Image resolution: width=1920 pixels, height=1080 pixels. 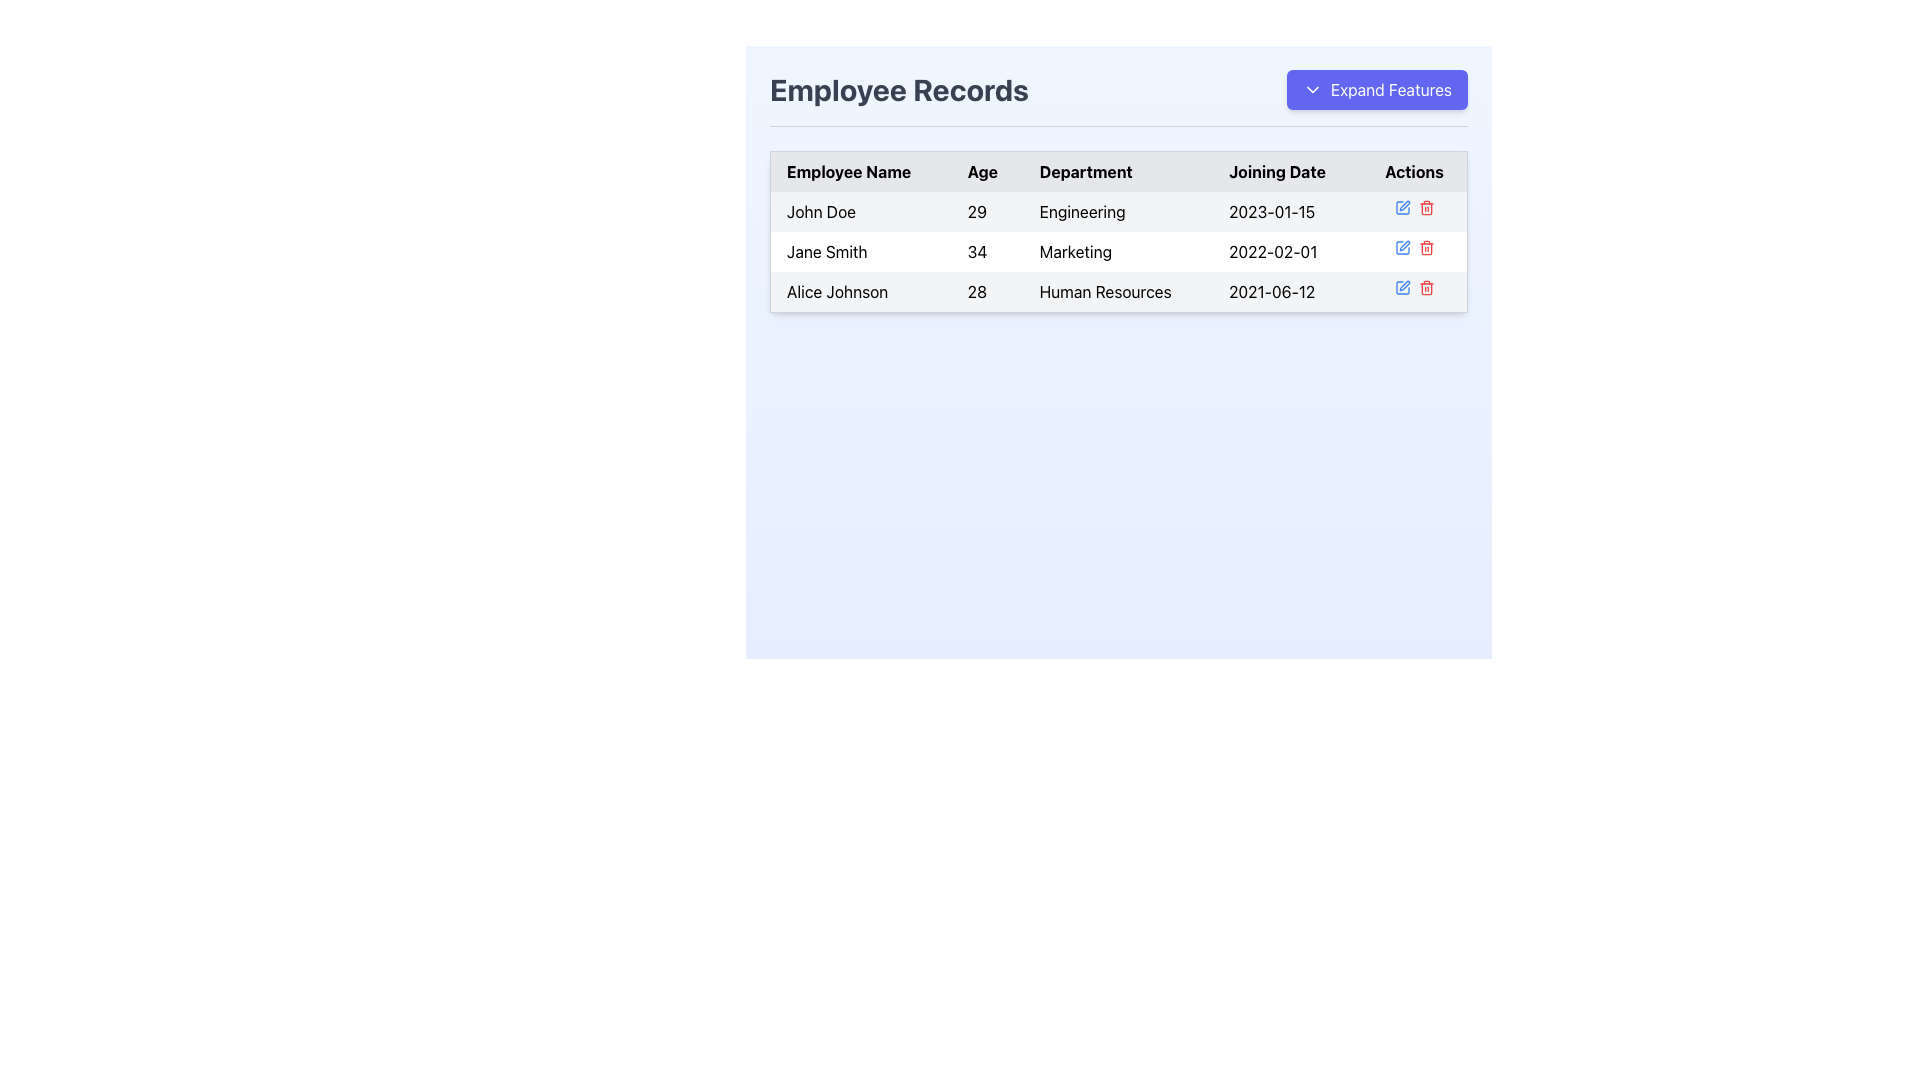 What do you see at coordinates (1117, 250) in the screenshot?
I see `the second row of the employee records table, which contains the information 'Jane Smith', '34', 'Marketing', and '2022-02-01'` at bounding box center [1117, 250].